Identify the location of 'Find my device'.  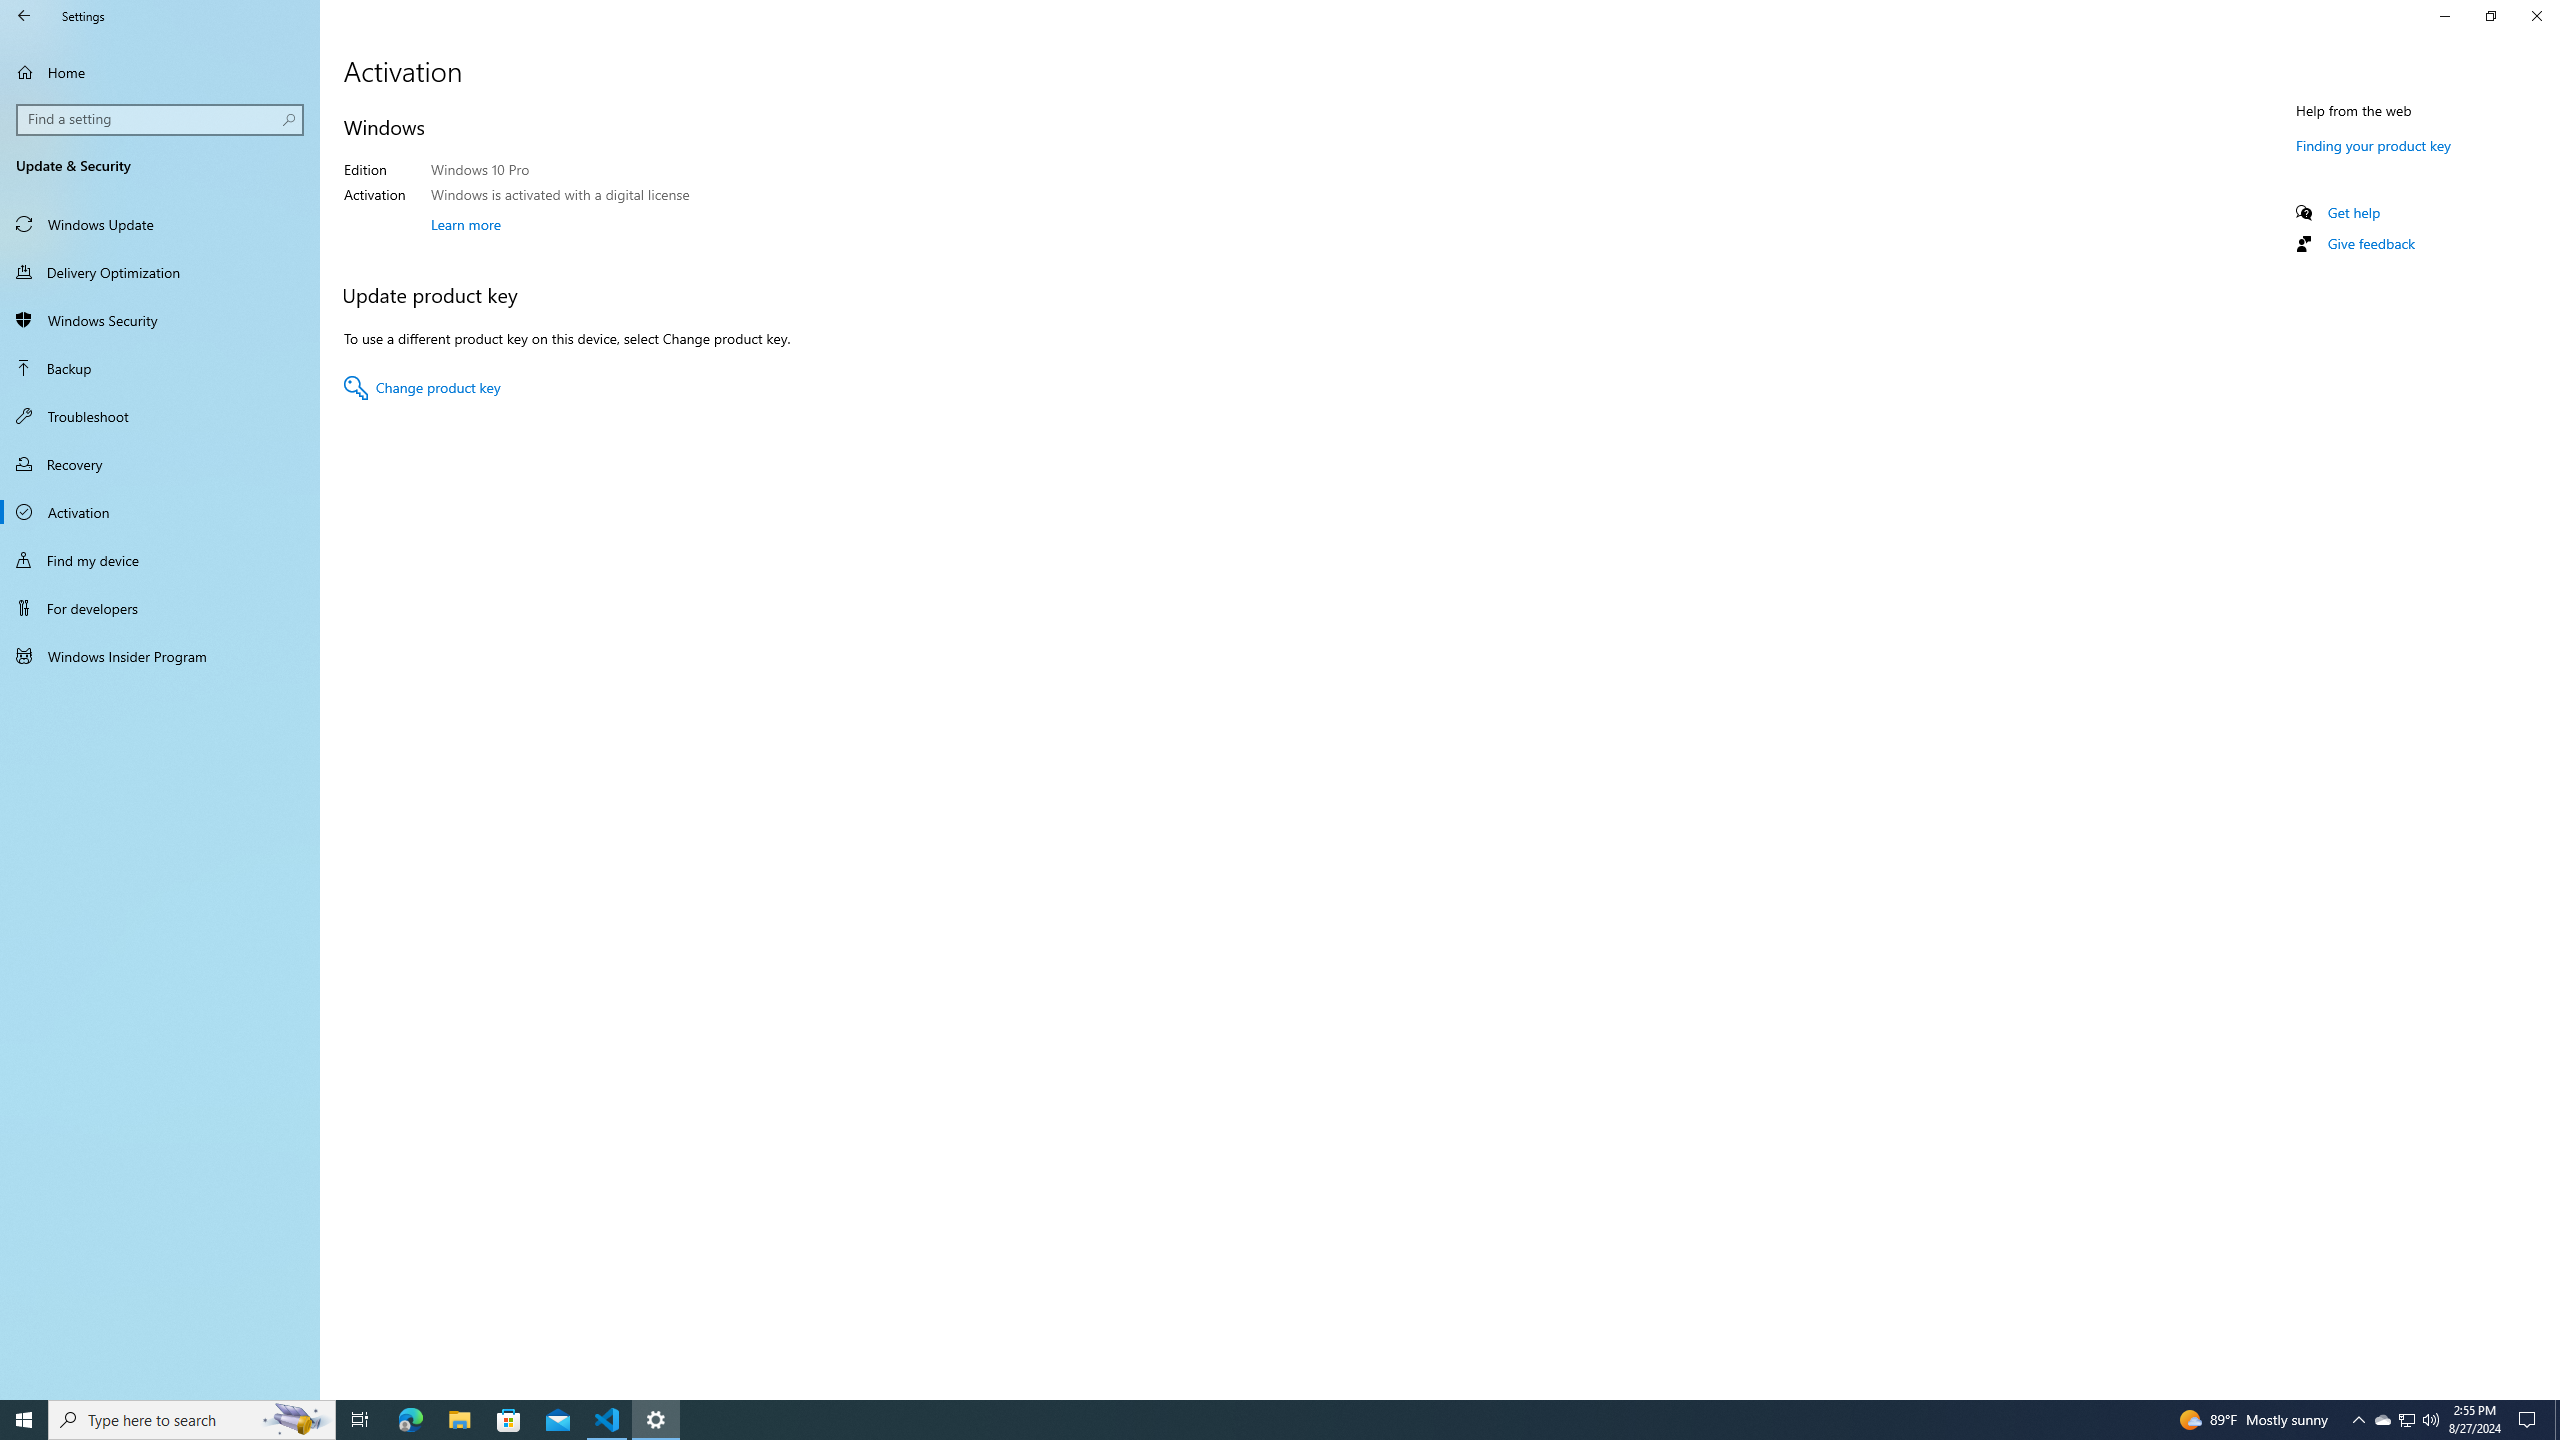
(159, 559).